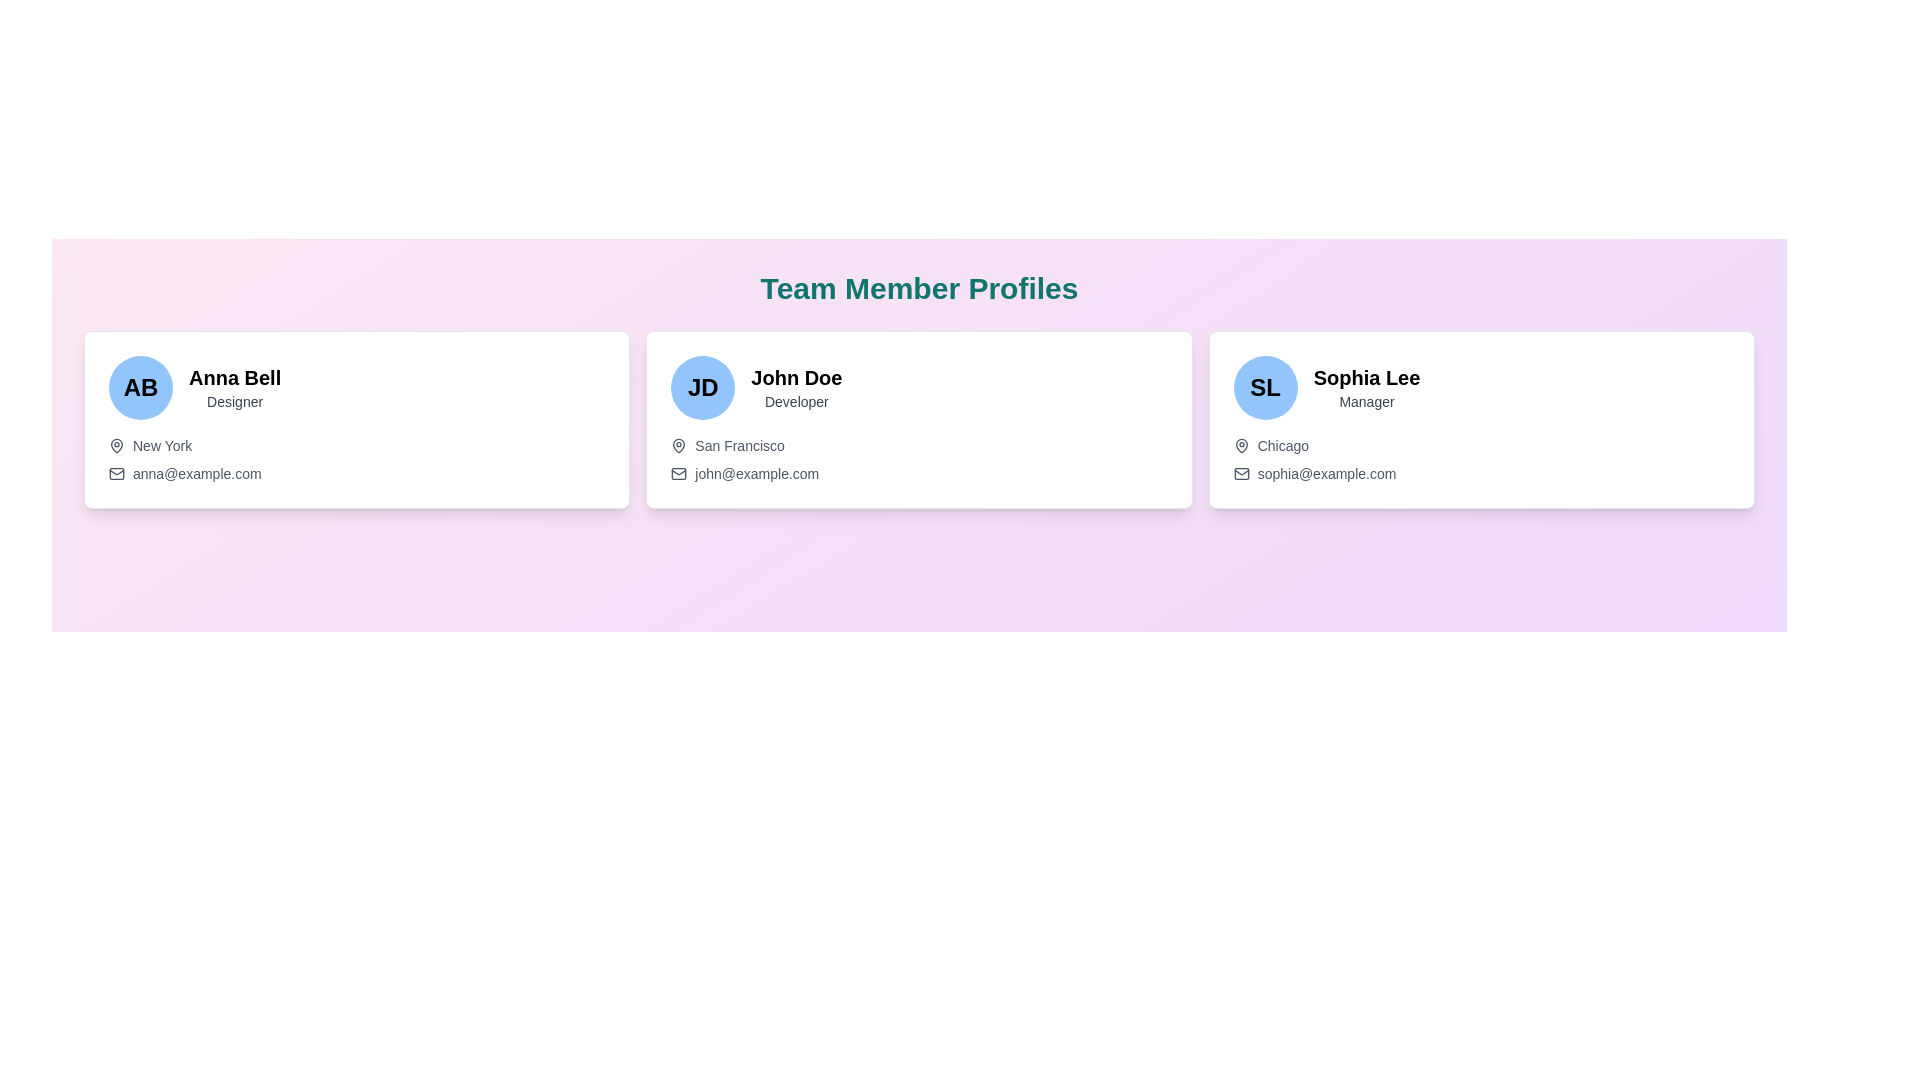  What do you see at coordinates (795, 378) in the screenshot?
I see `the text label displaying 'John Doe'` at bounding box center [795, 378].